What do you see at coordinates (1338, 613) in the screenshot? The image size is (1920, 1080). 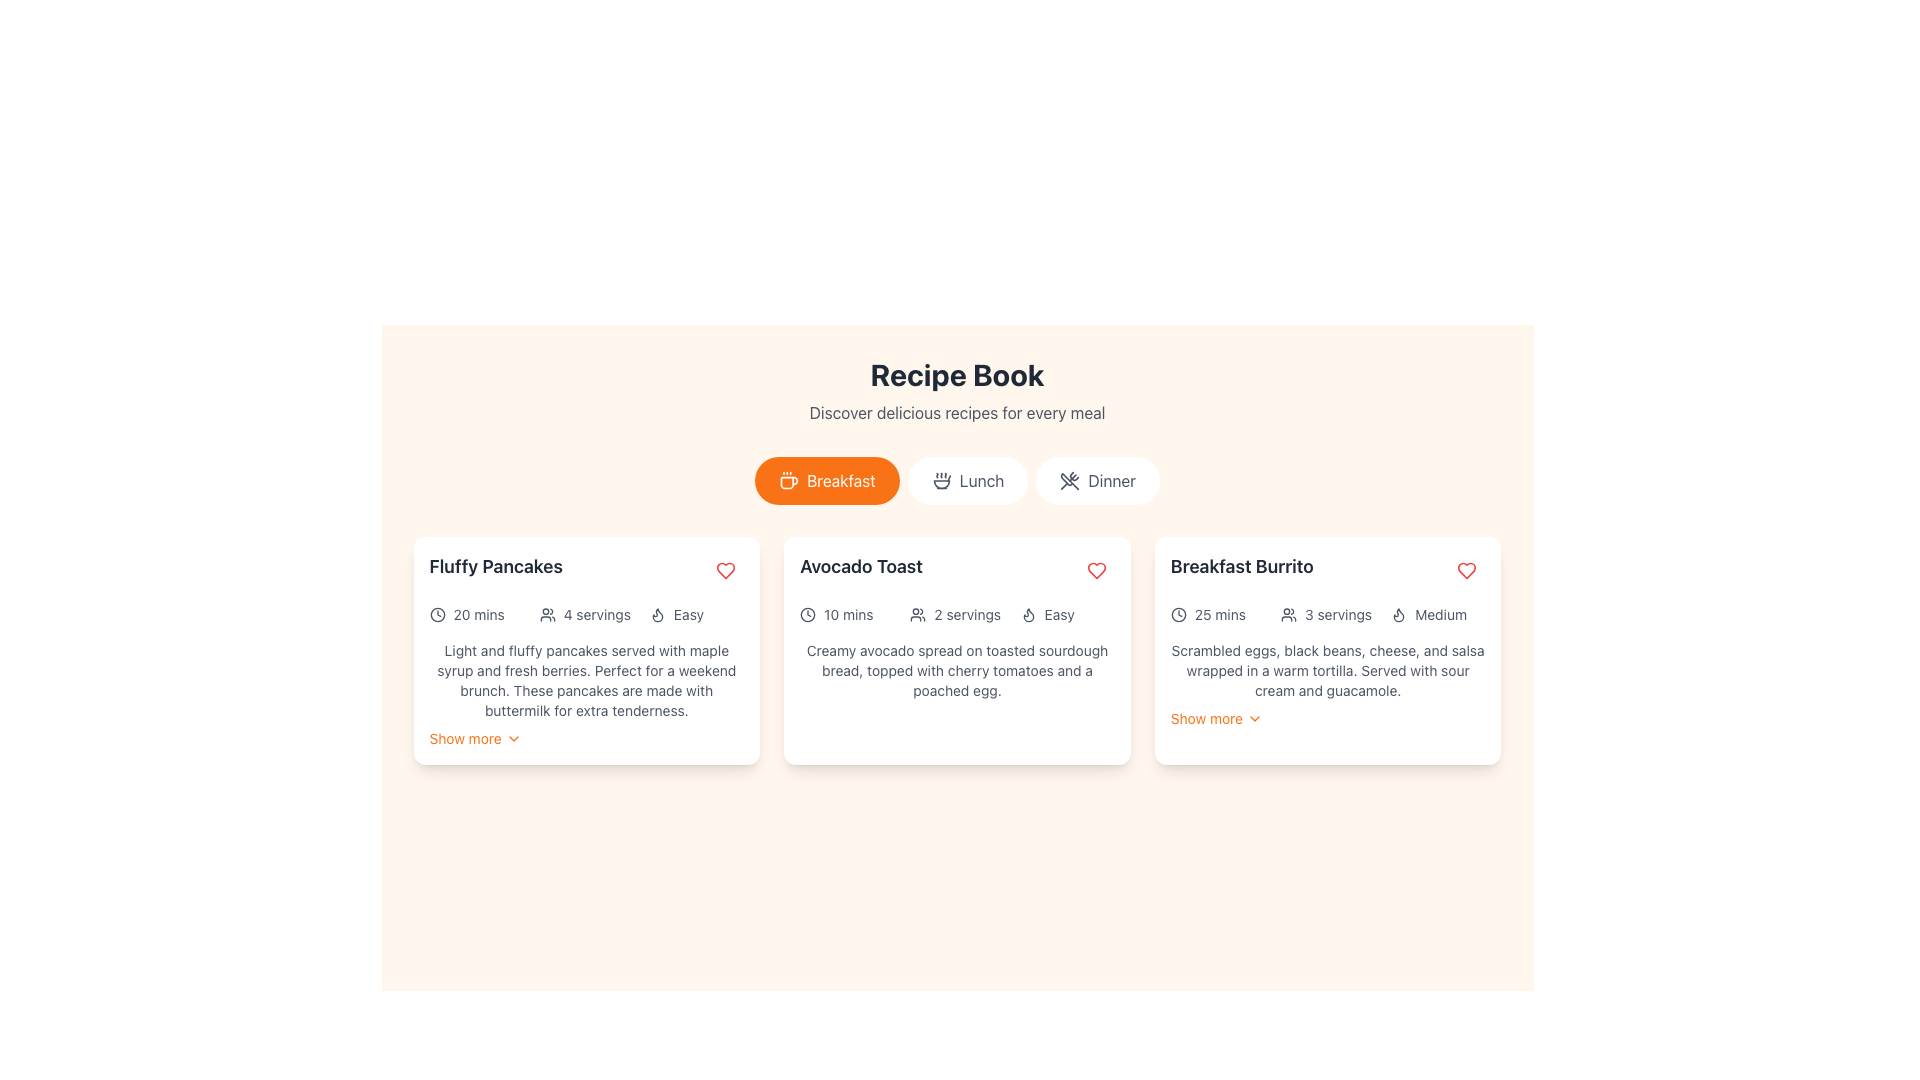 I see `the text label that indicates the number of servings for the 'Breakfast Burrito' recipe, positioned between a user icon and the difficulty indicator 'Medium'` at bounding box center [1338, 613].